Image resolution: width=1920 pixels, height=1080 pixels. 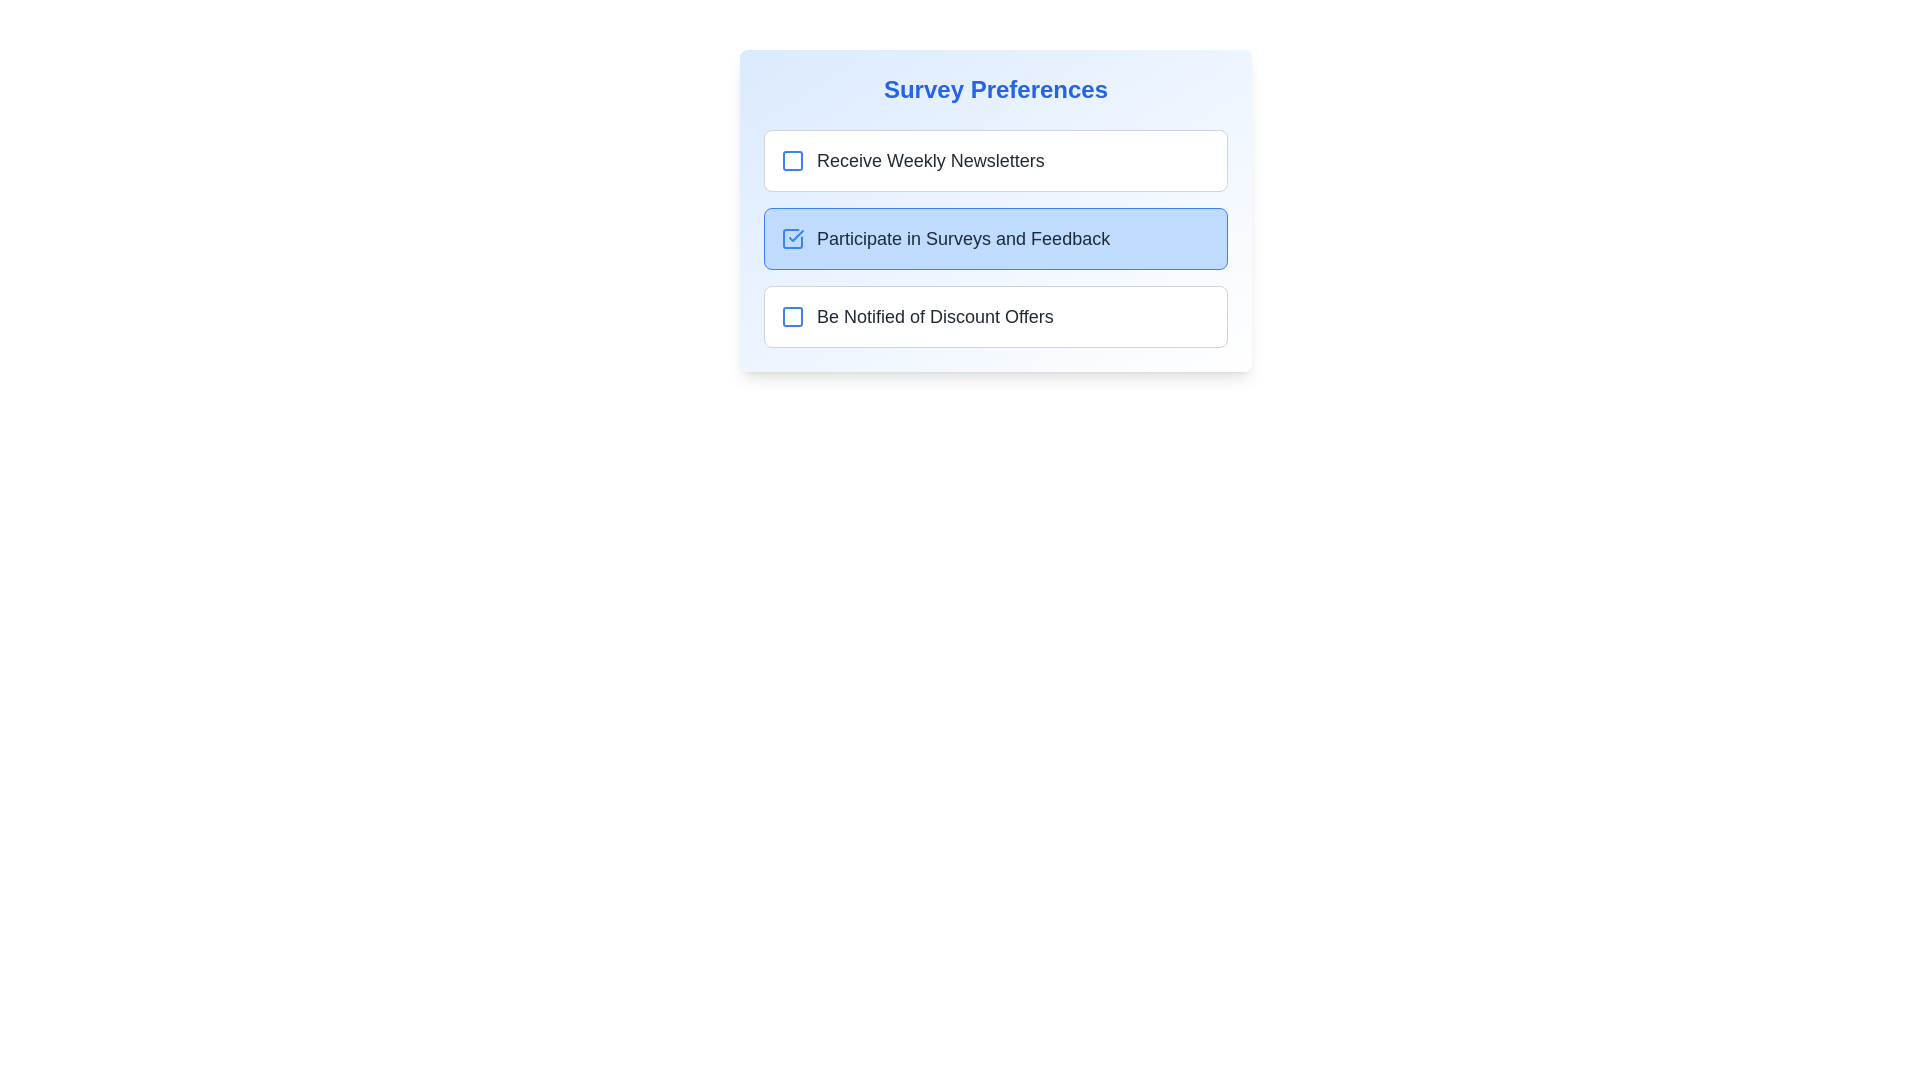 What do you see at coordinates (929, 160) in the screenshot?
I see `the text label that describes the adjacent checkbox for selecting or deselecting the preference for receiving weekly newsletters in the 'Survey Preferences' interface` at bounding box center [929, 160].